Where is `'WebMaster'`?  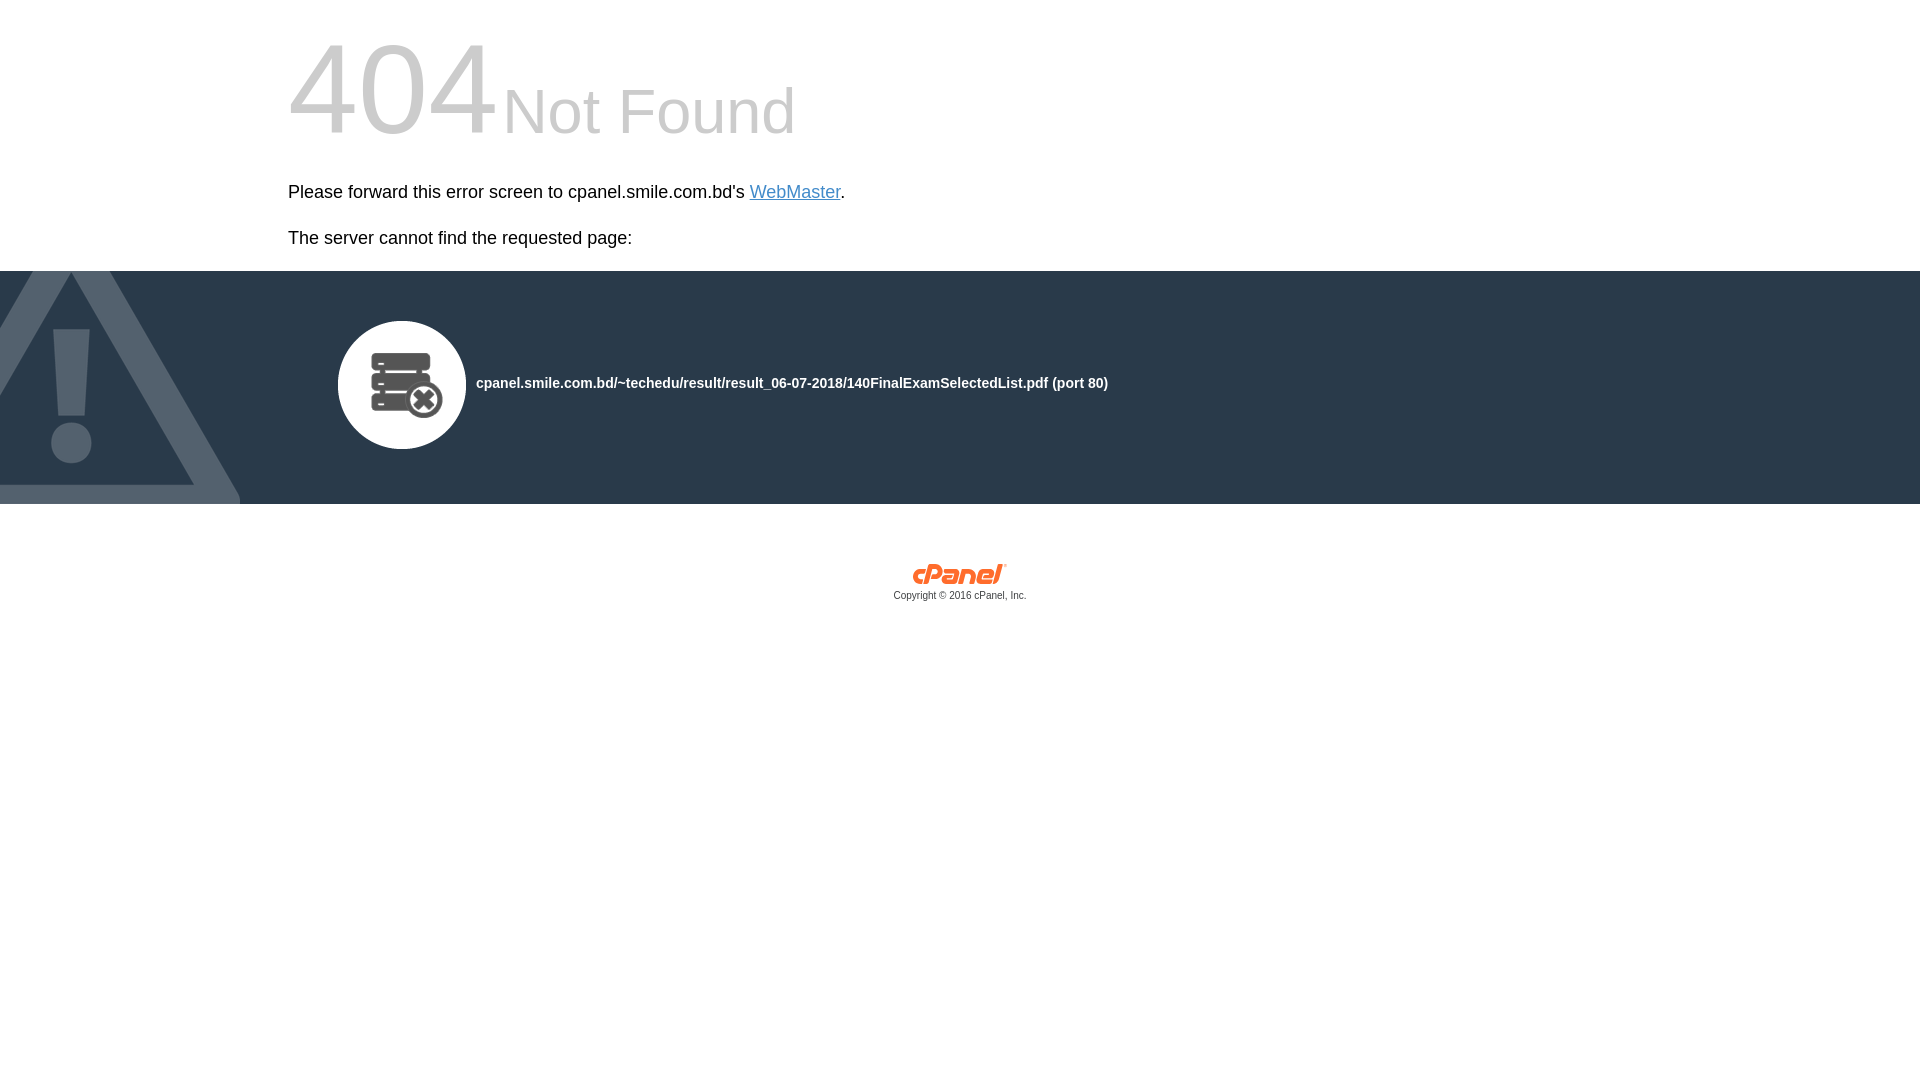 'WebMaster' is located at coordinates (794, 192).